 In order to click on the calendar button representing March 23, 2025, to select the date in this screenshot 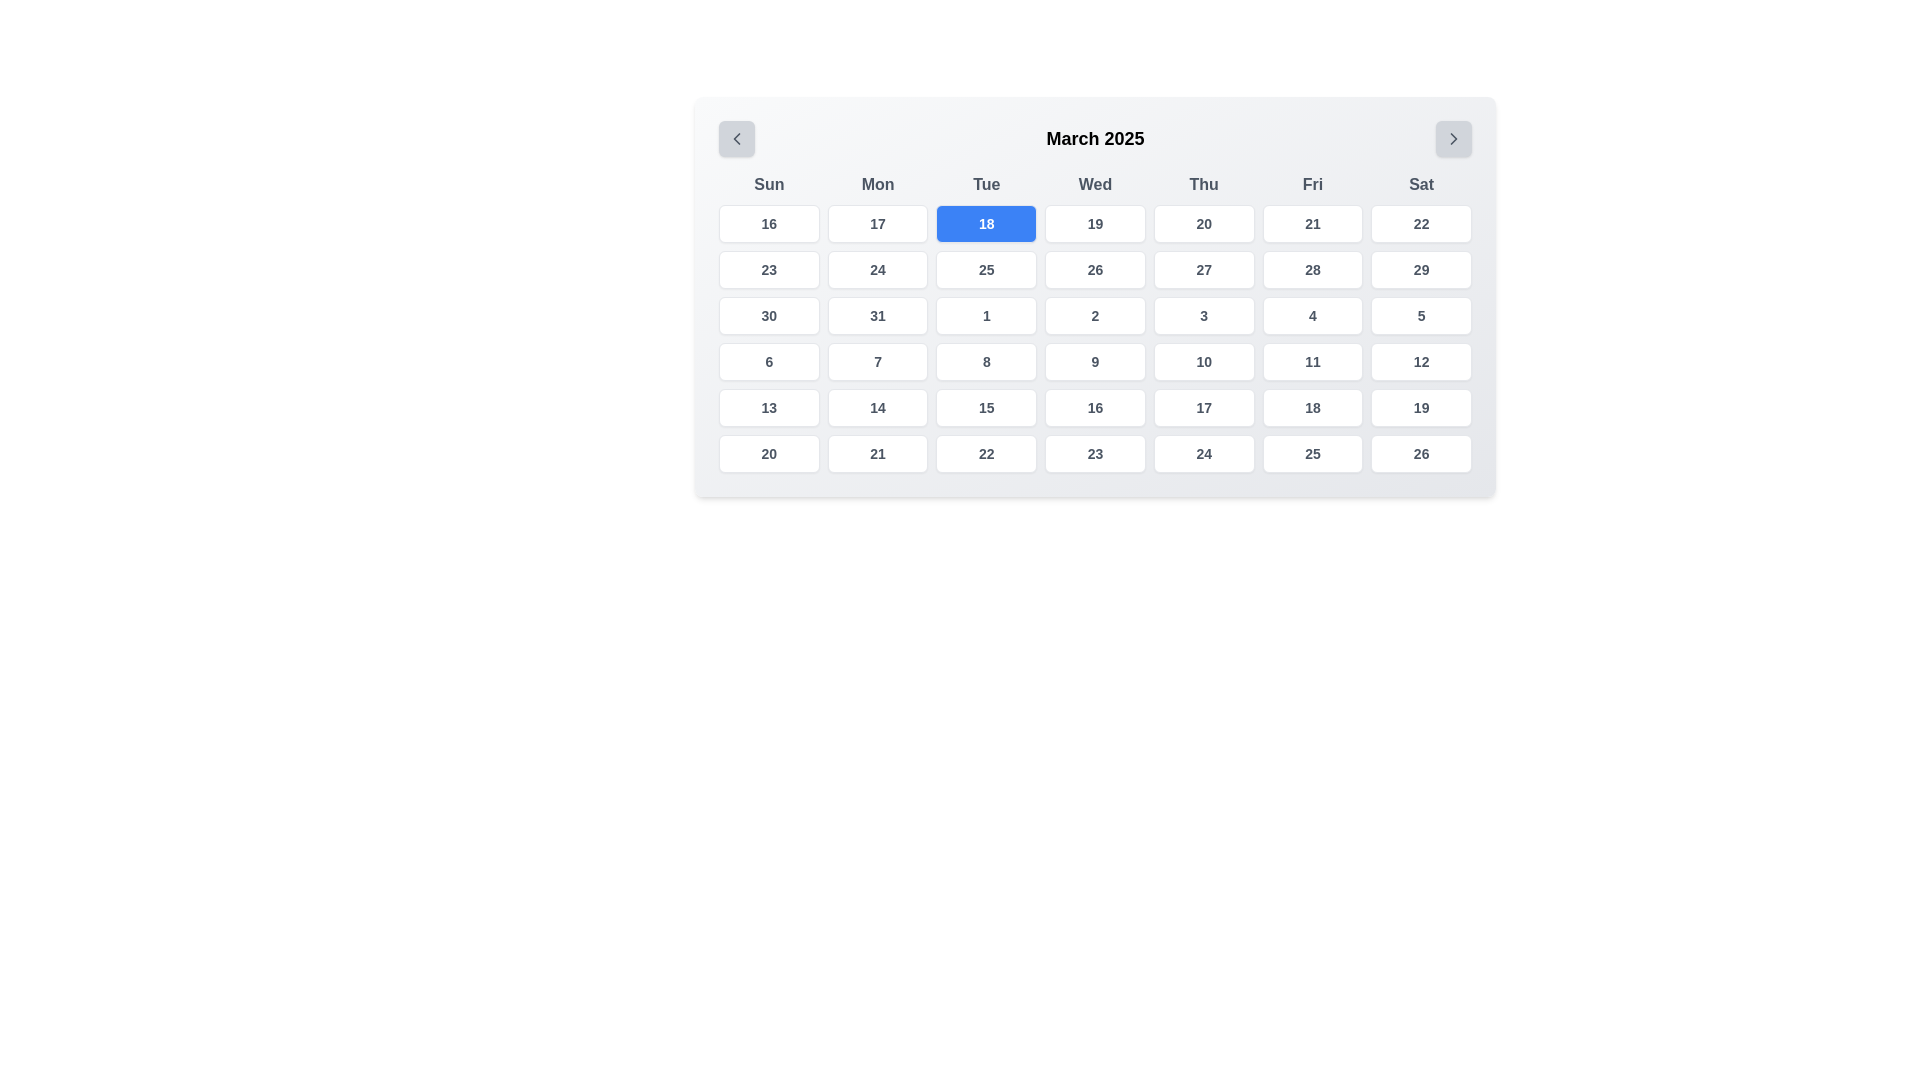, I will do `click(767, 270)`.